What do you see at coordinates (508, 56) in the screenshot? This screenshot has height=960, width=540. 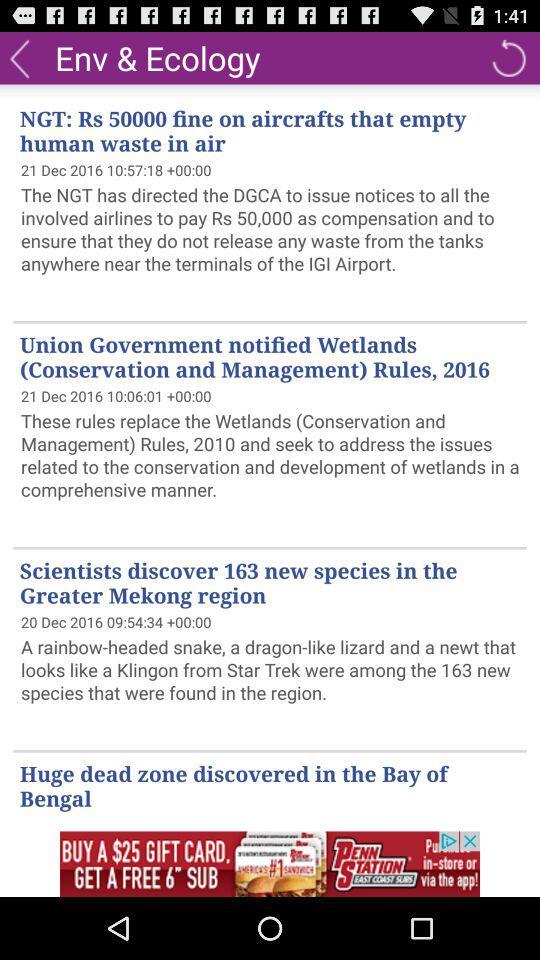 I see `reload or refreshing icon` at bounding box center [508, 56].